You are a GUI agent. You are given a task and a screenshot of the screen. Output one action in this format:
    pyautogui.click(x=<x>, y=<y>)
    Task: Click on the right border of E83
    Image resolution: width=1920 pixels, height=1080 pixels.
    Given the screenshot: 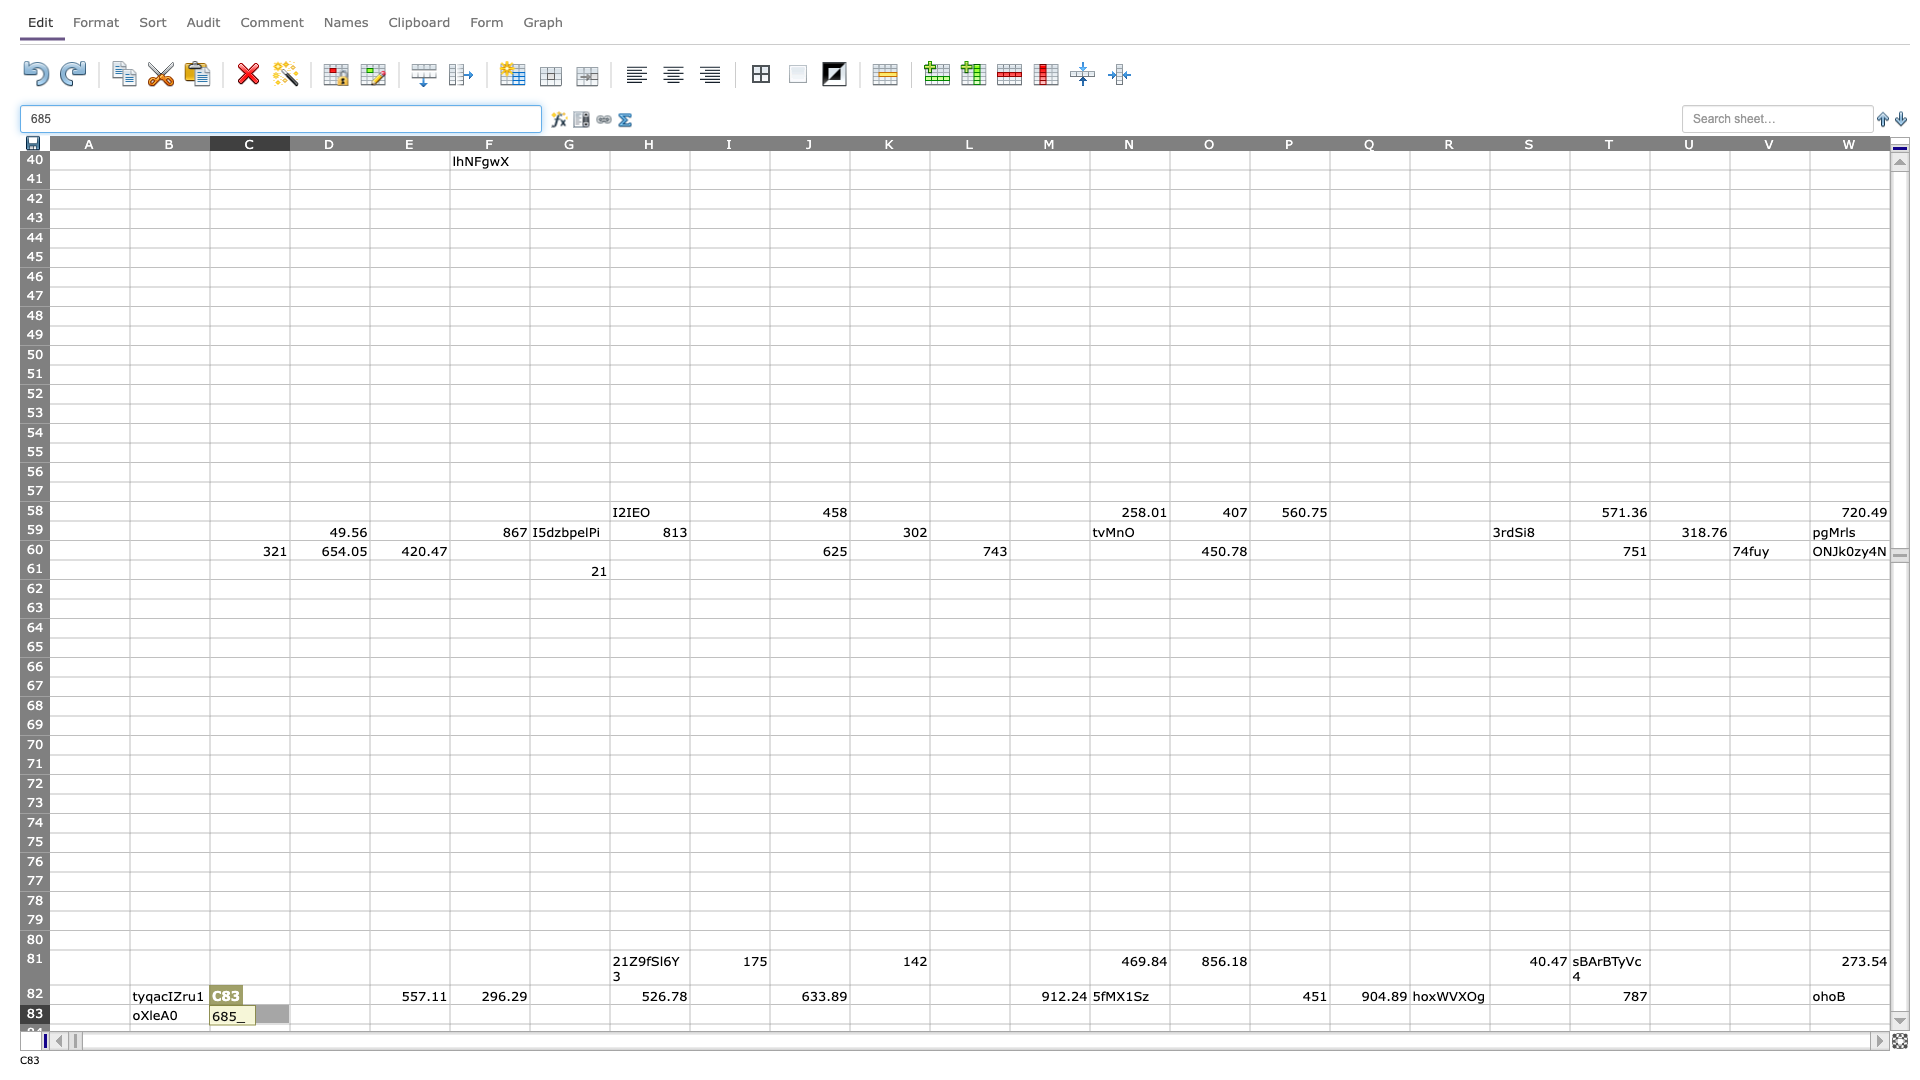 What is the action you would take?
    pyautogui.click(x=449, y=1014)
    